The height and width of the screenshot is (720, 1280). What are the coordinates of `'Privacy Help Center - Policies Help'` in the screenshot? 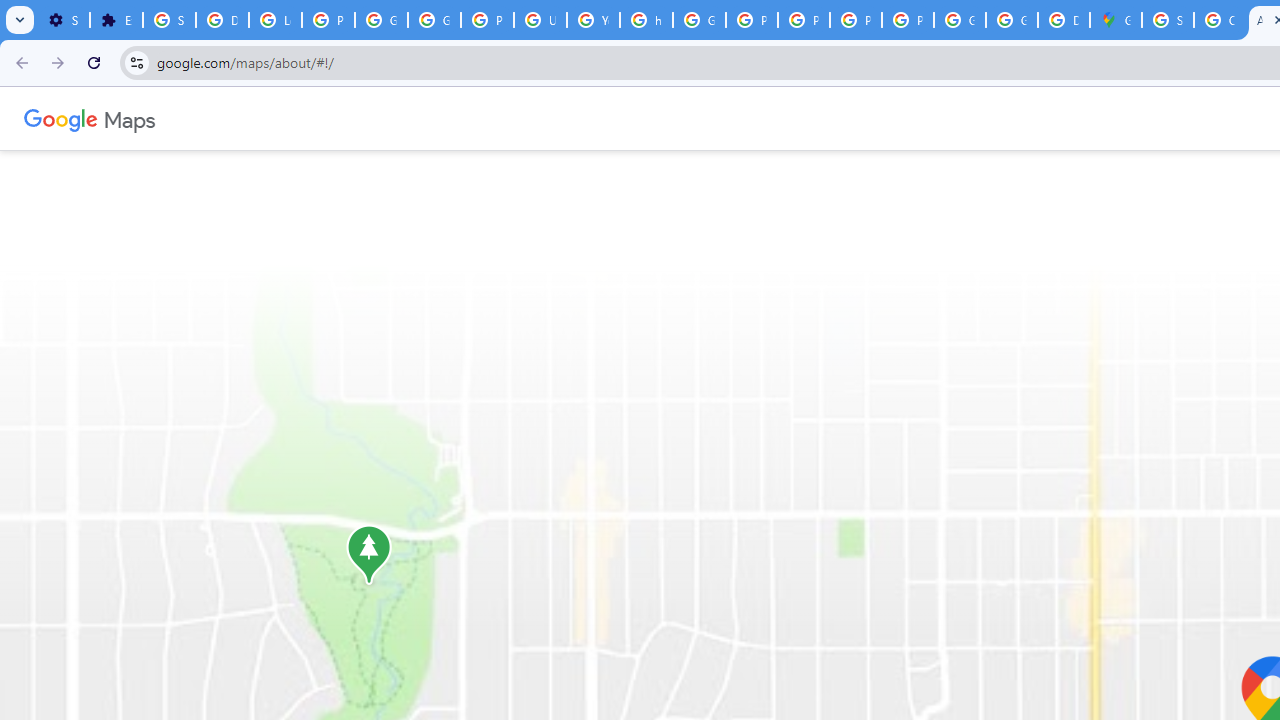 It's located at (751, 20).